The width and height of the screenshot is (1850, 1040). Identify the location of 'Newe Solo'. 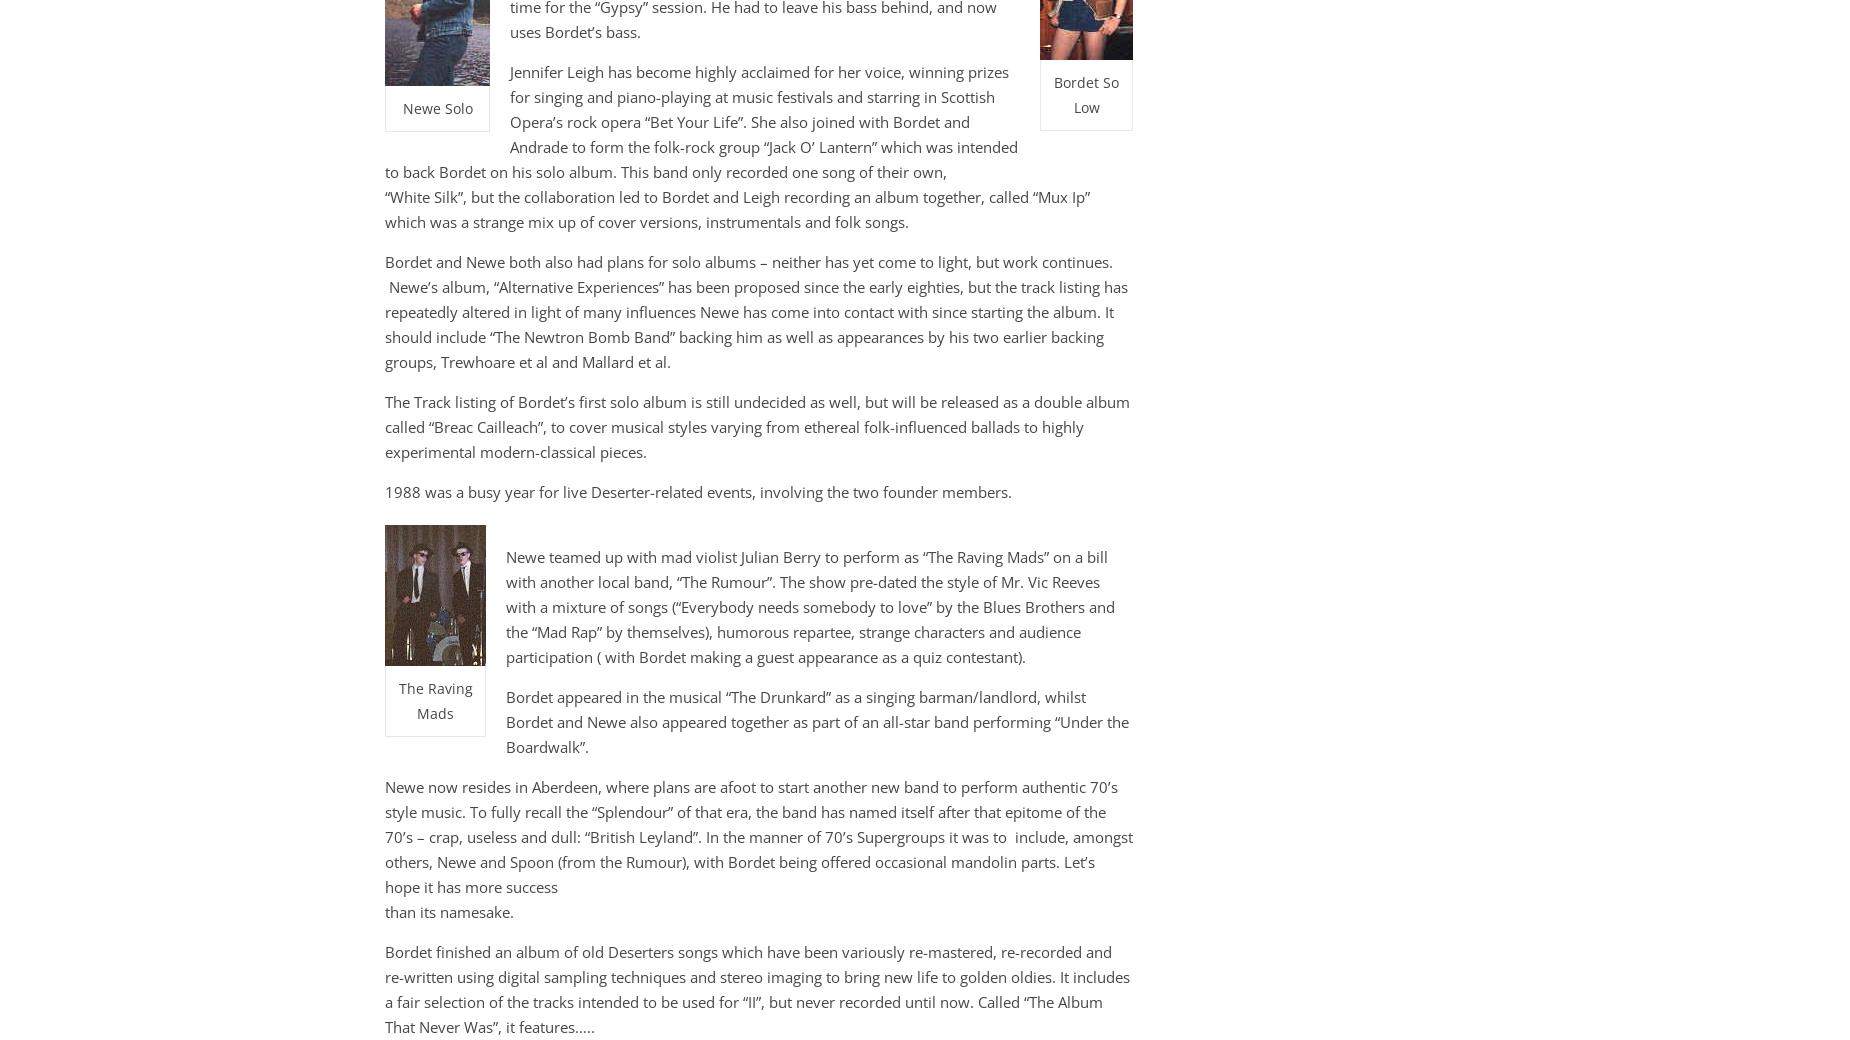
(435, 107).